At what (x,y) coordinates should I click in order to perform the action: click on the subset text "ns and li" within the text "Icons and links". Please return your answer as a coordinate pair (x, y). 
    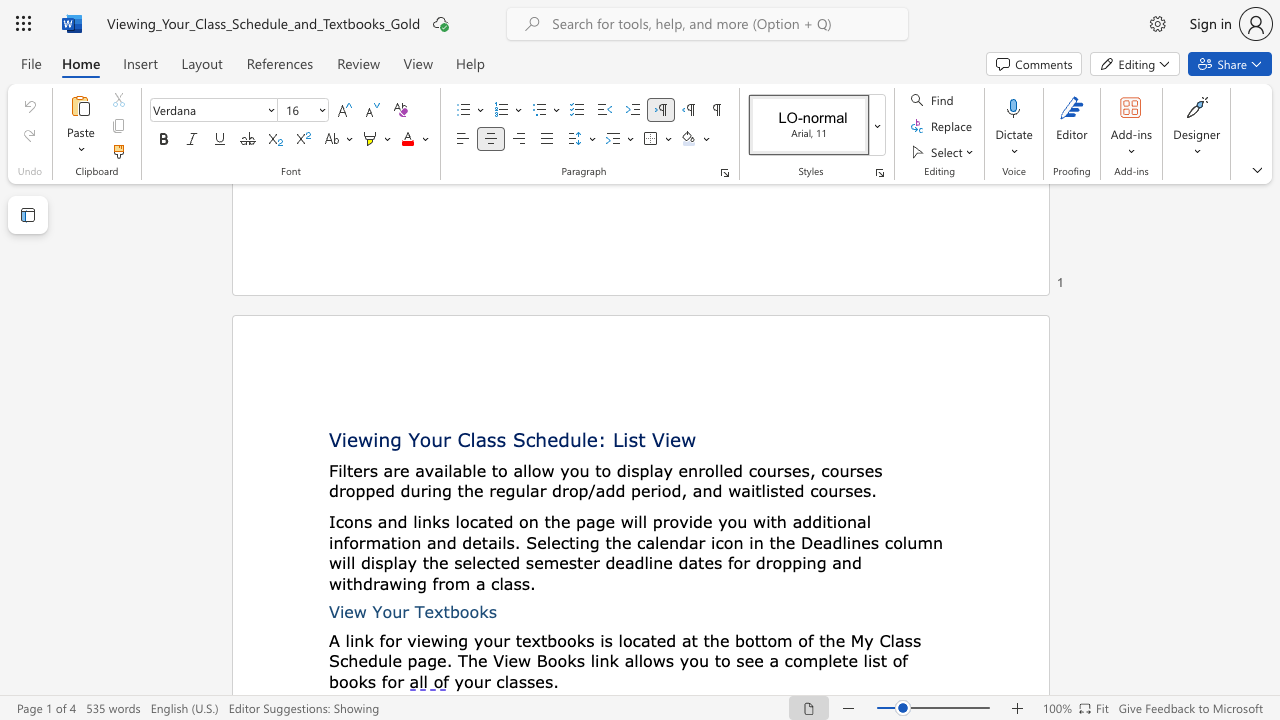
    Looking at the image, I should click on (353, 521).